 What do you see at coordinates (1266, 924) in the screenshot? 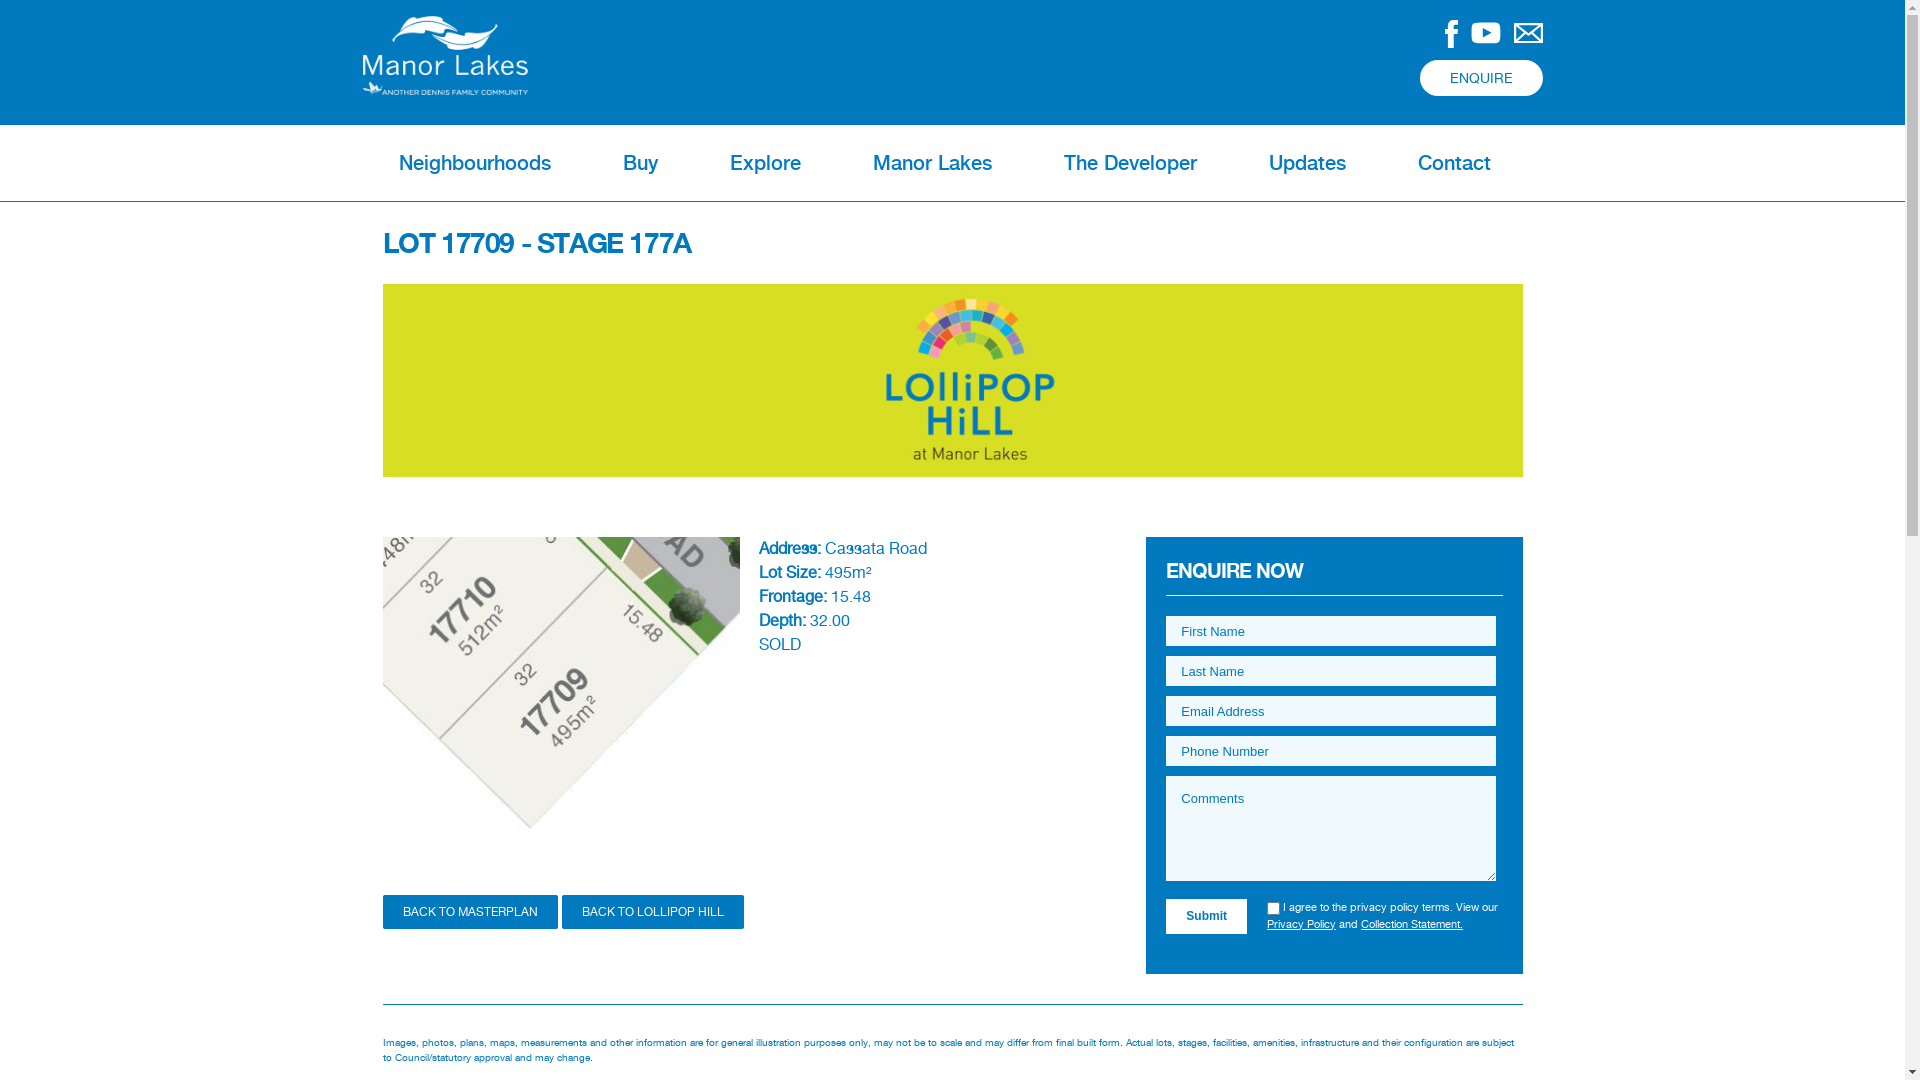
I see `'Privacy Policy'` at bounding box center [1266, 924].